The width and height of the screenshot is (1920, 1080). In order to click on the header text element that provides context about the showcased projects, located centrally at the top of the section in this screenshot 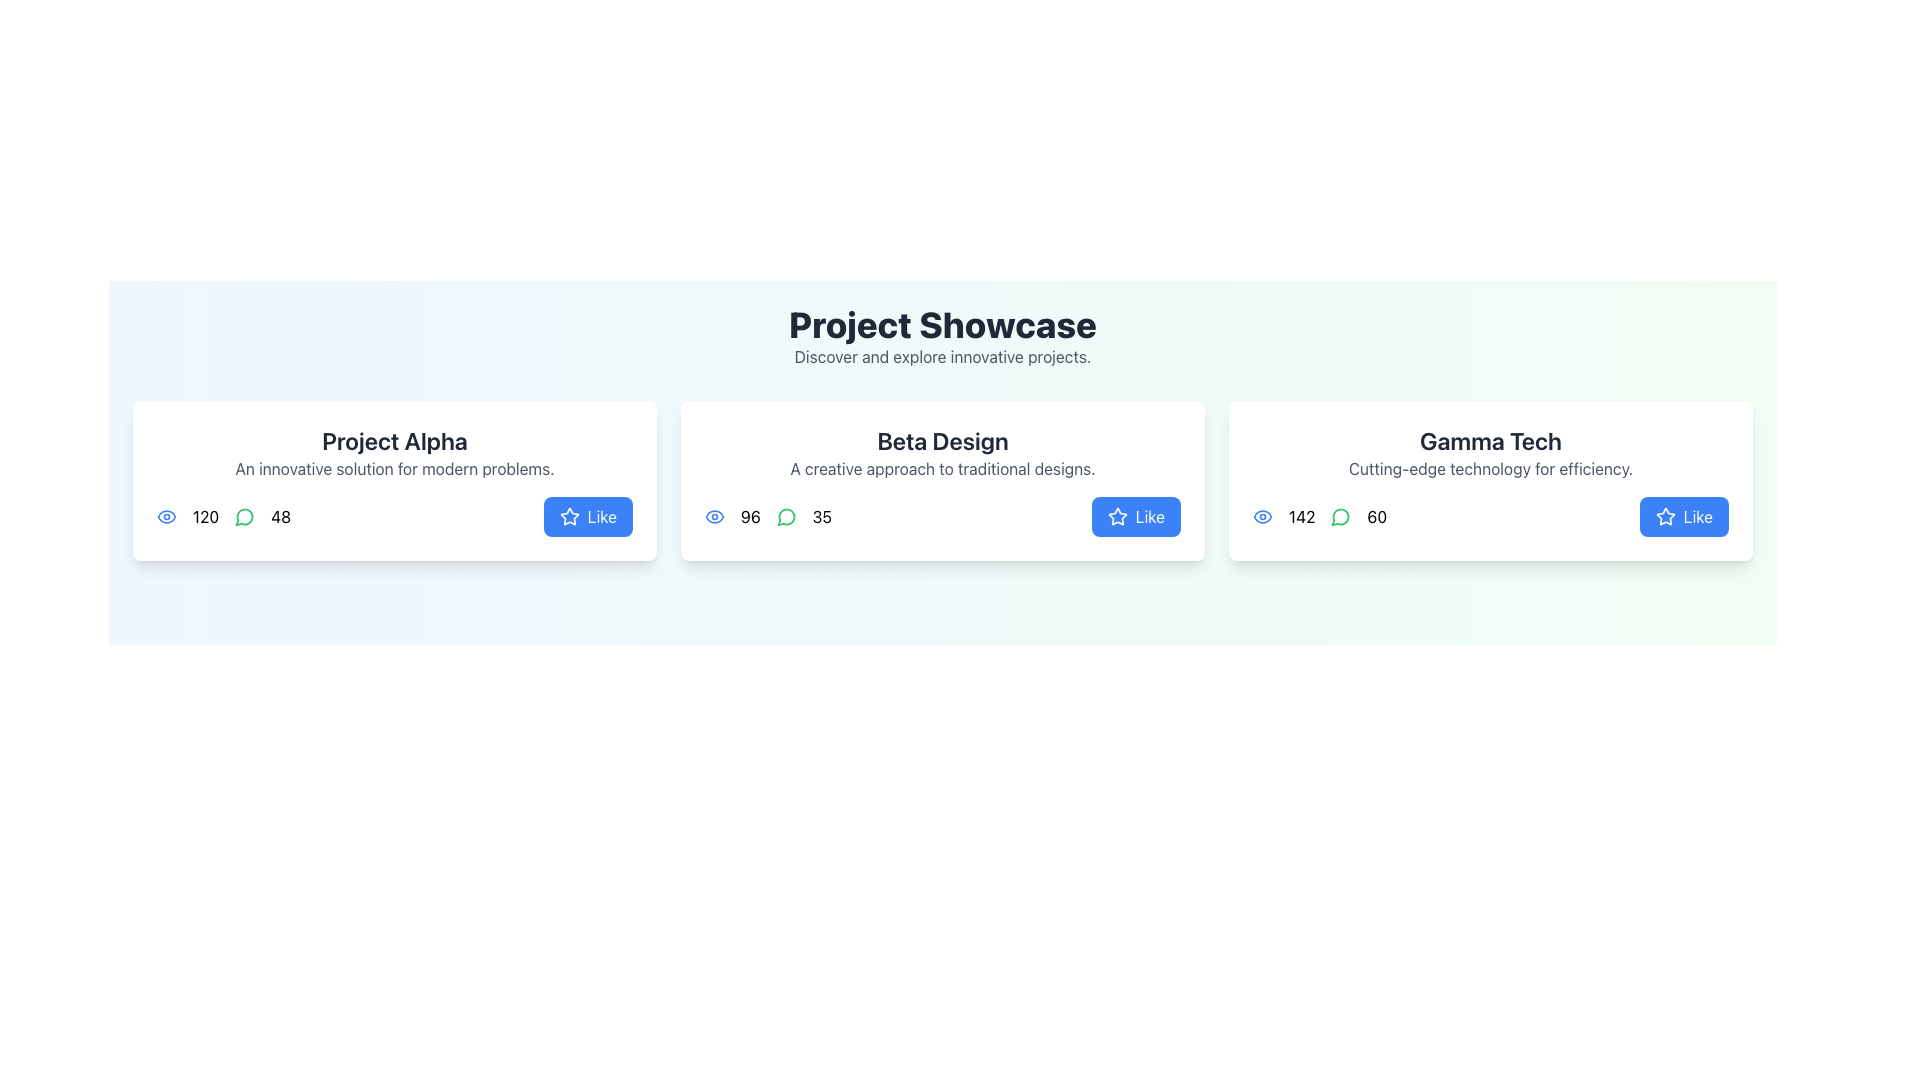, I will do `click(941, 323)`.